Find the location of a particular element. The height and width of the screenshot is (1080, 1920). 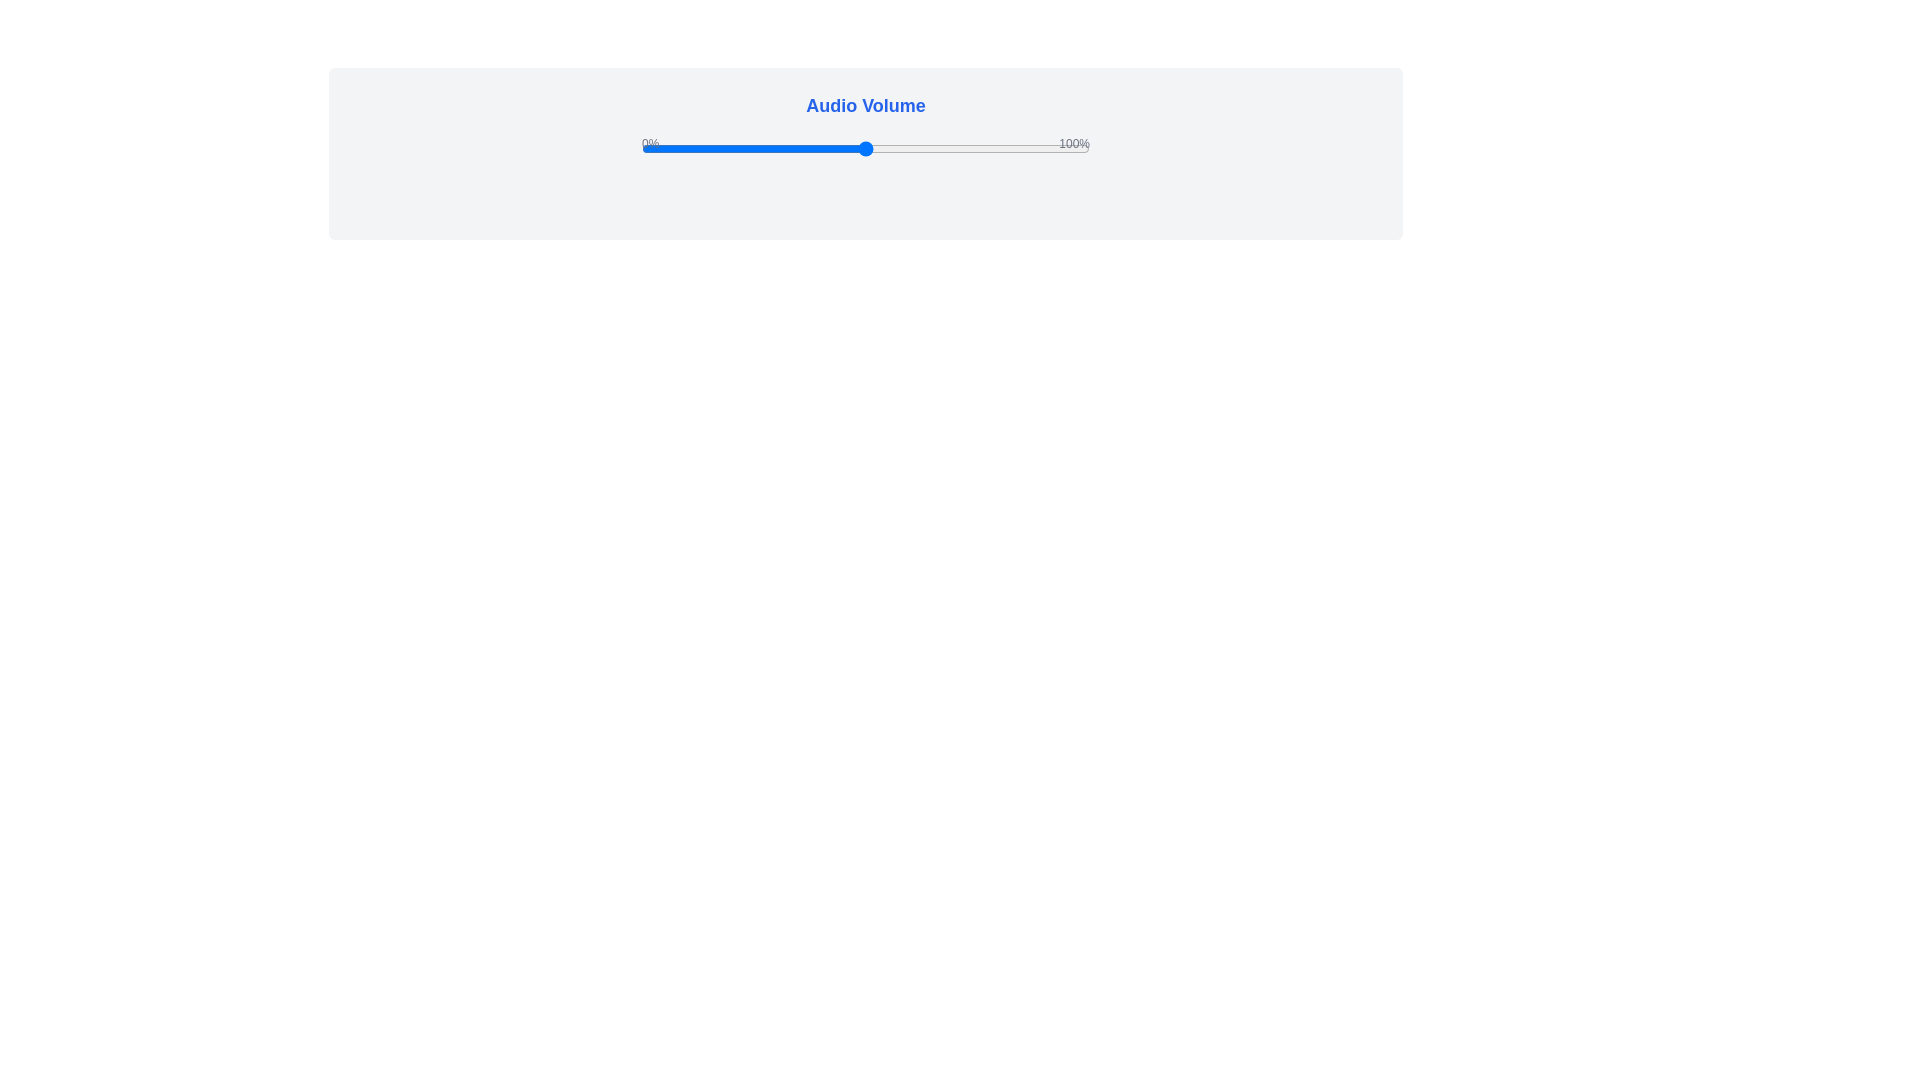

the handle of the Slider input control labeled 'Audio Volume' is located at coordinates (865, 148).